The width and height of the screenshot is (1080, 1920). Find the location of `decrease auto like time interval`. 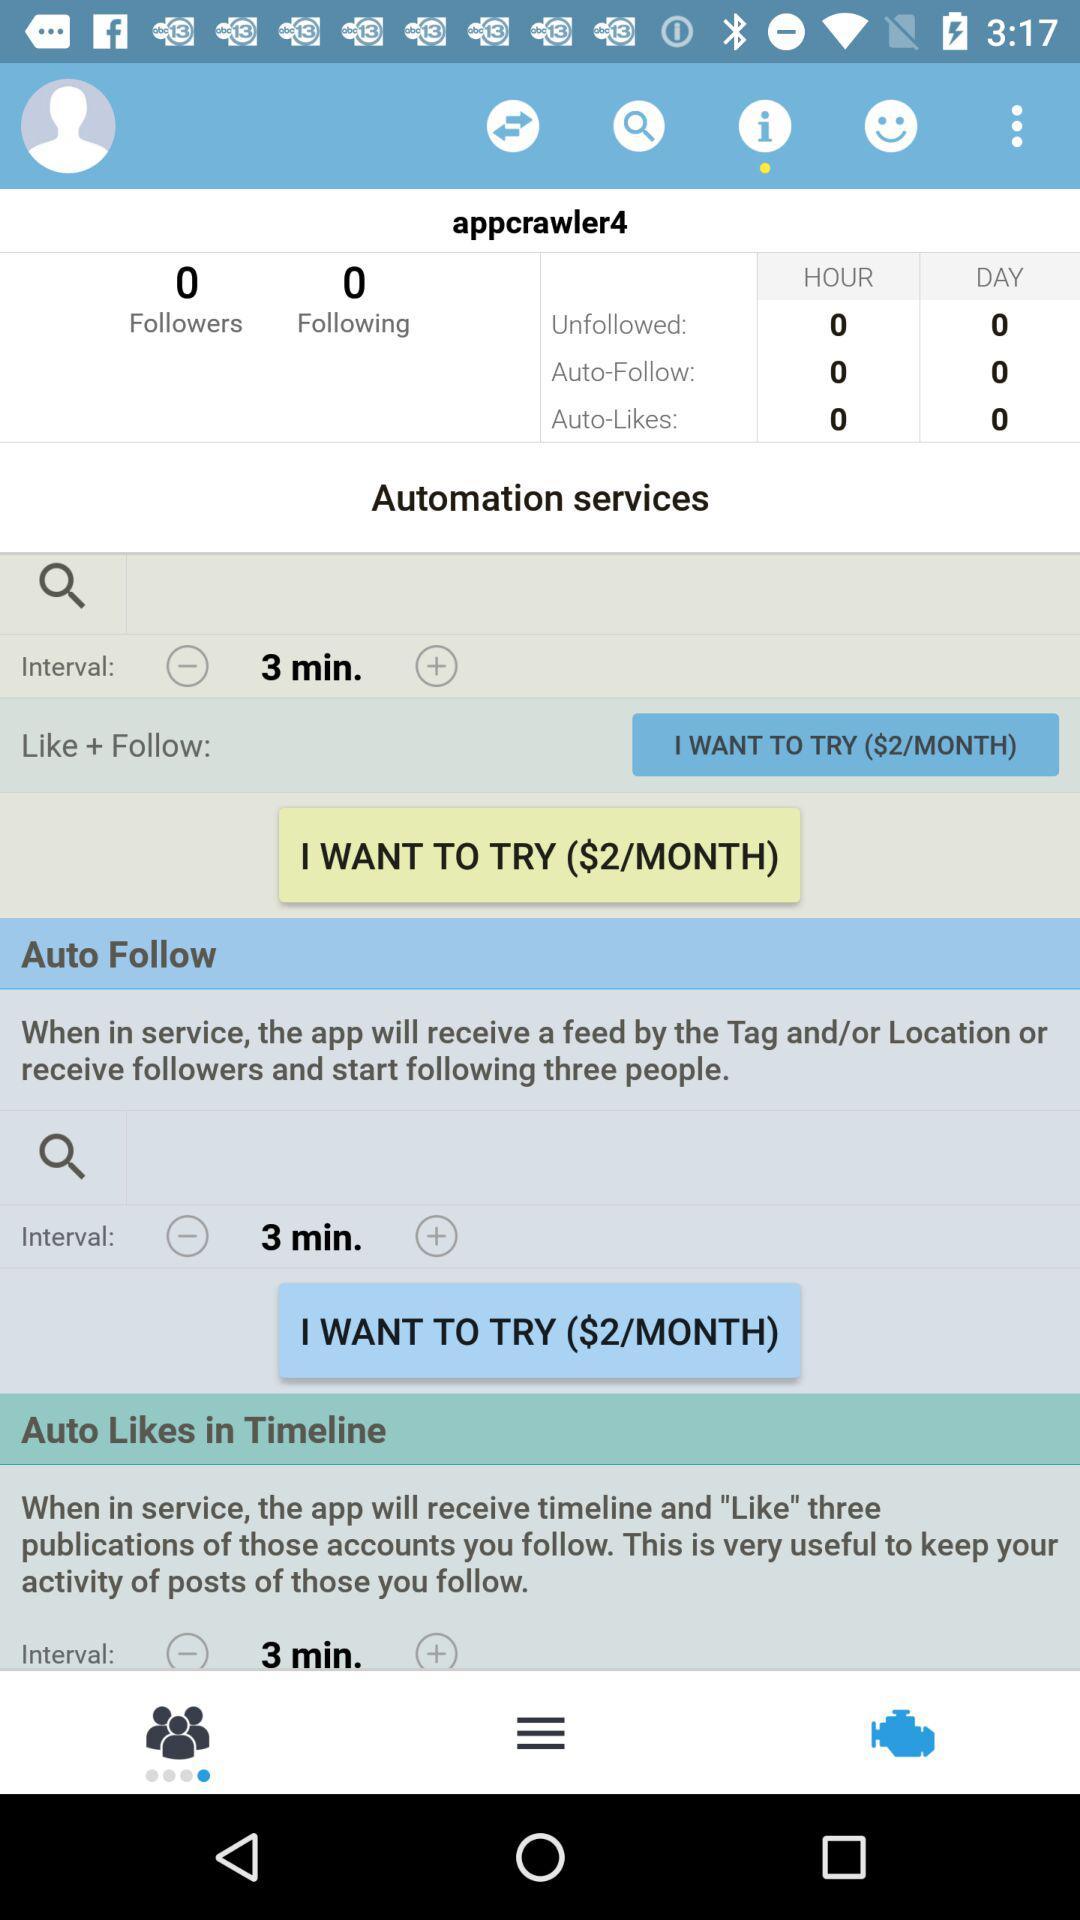

decrease auto like time interval is located at coordinates (187, 1645).